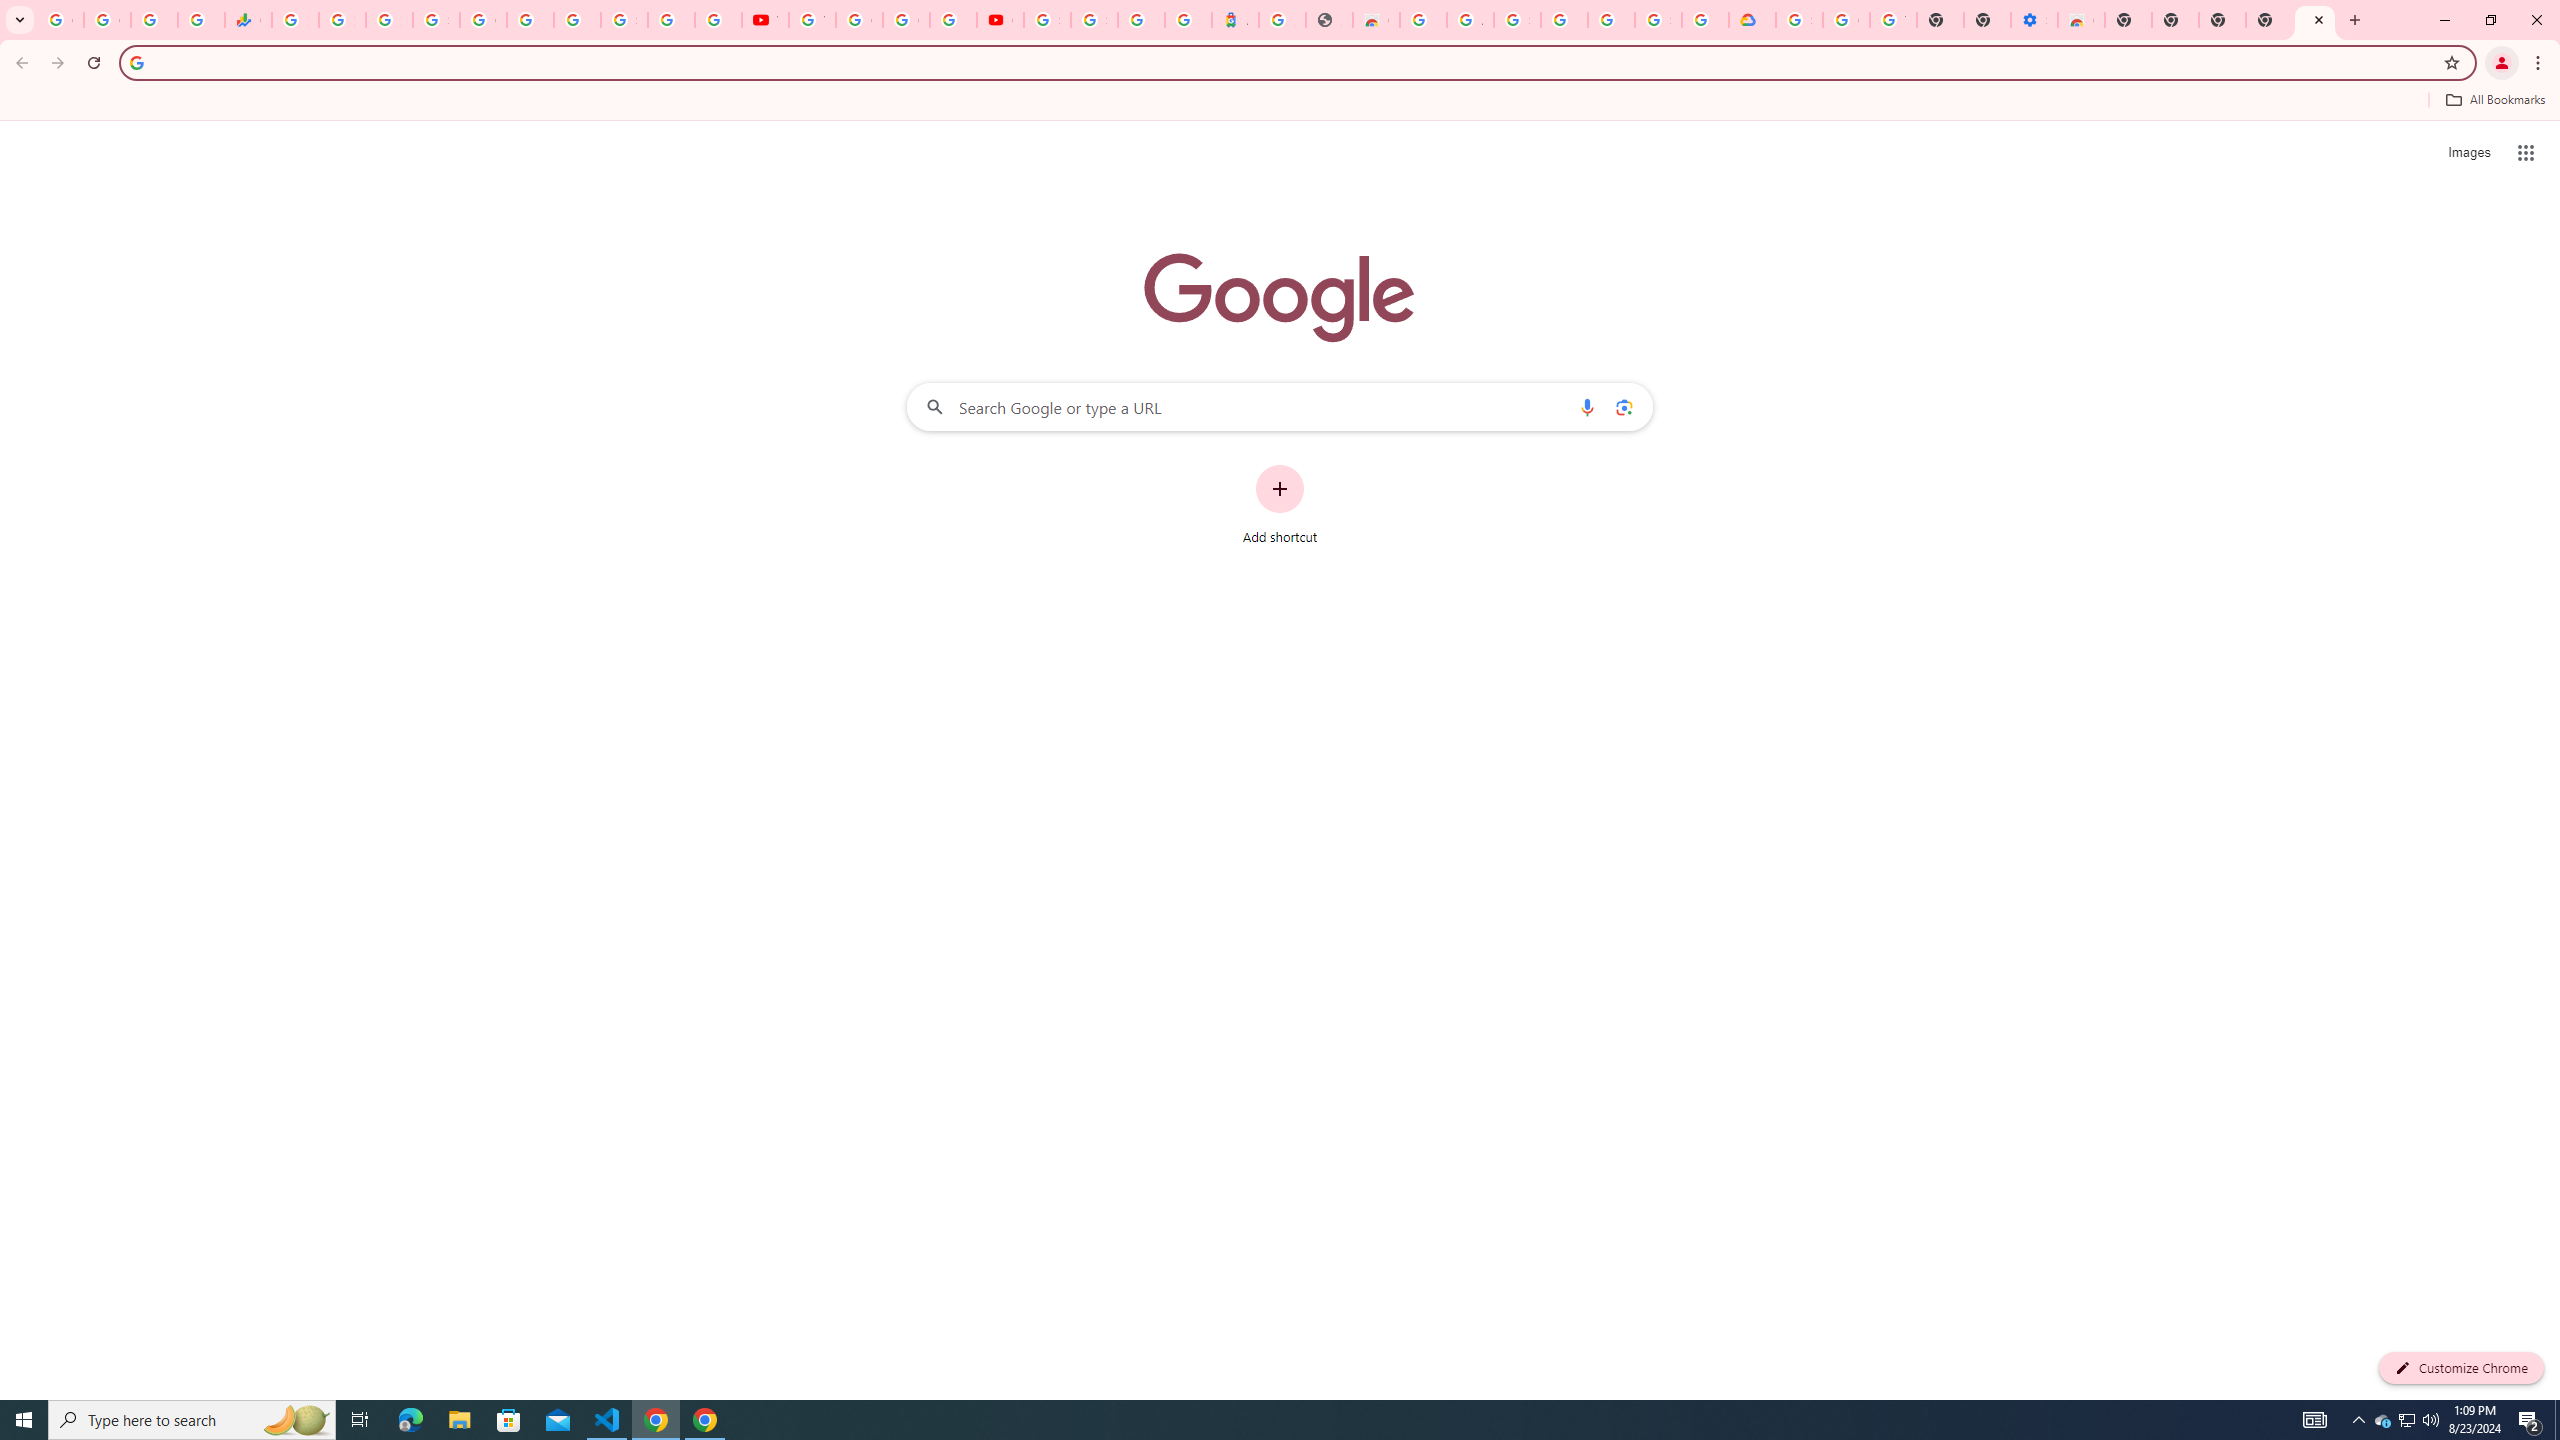 This screenshot has width=2560, height=1440. Describe the element at coordinates (1280, 505) in the screenshot. I see `'Add shortcut'` at that location.